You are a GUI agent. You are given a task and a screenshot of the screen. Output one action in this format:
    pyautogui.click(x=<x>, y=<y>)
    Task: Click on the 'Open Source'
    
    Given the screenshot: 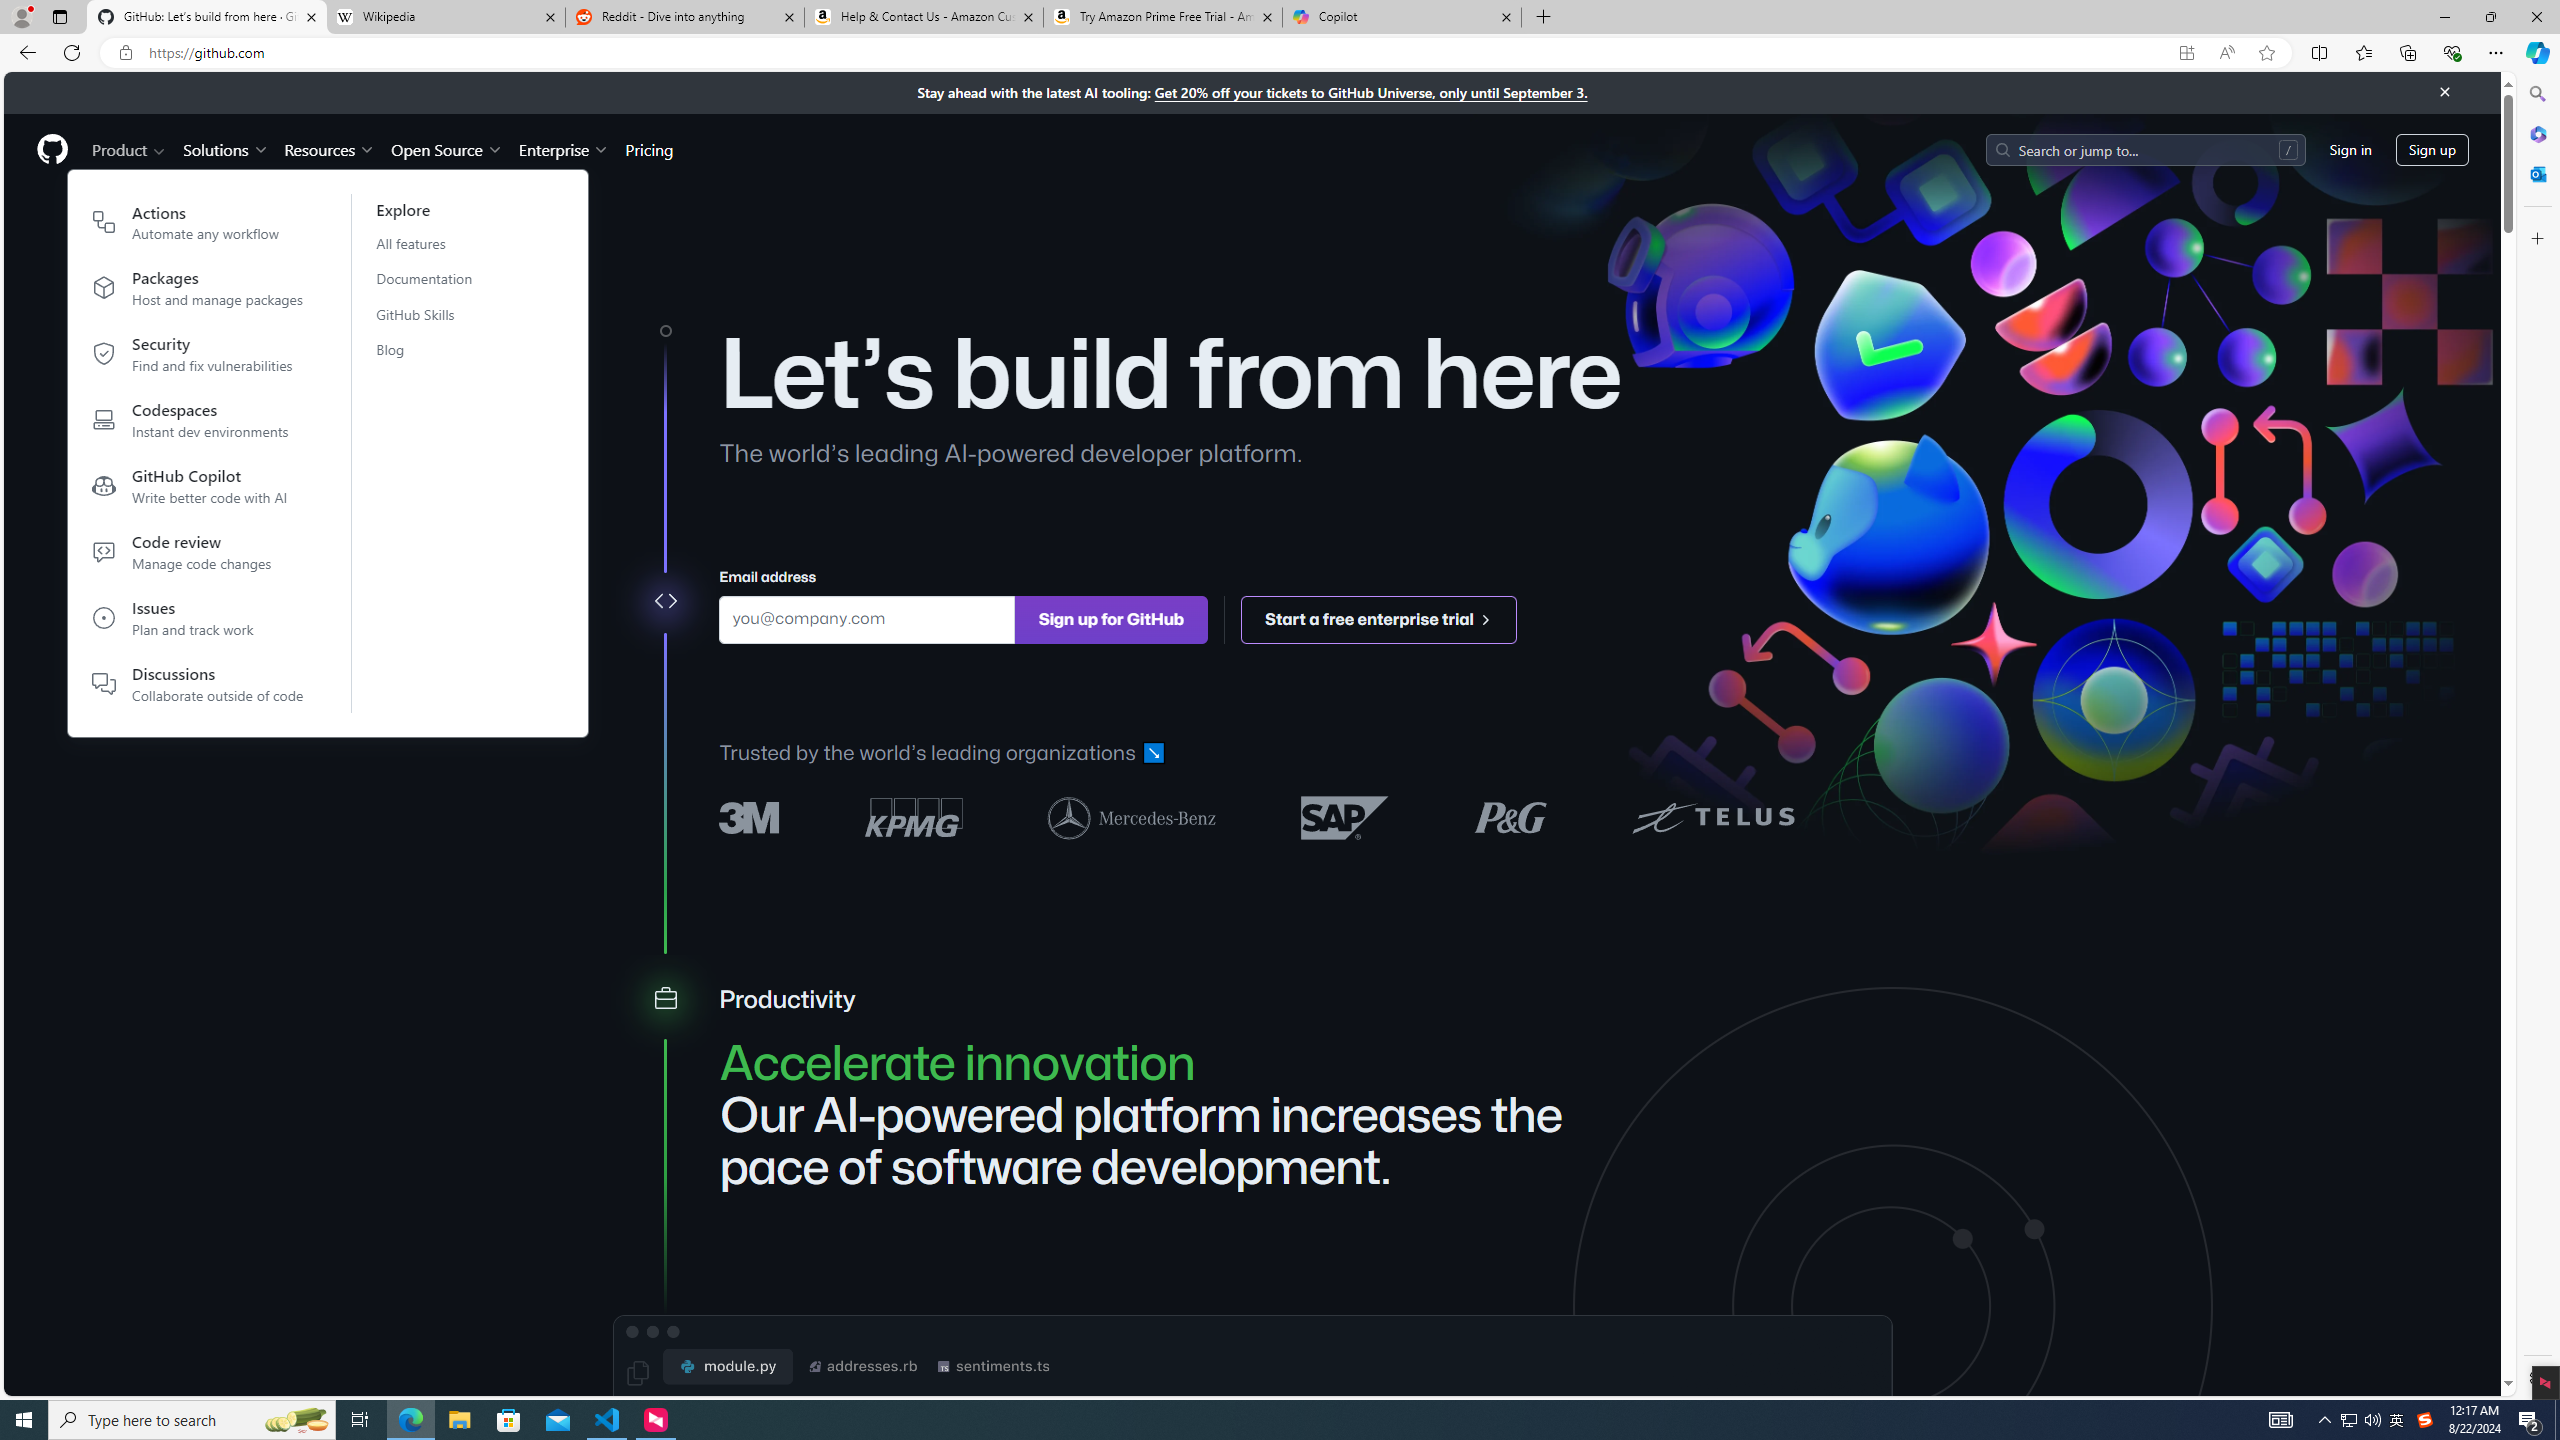 What is the action you would take?
    pyautogui.click(x=448, y=149)
    